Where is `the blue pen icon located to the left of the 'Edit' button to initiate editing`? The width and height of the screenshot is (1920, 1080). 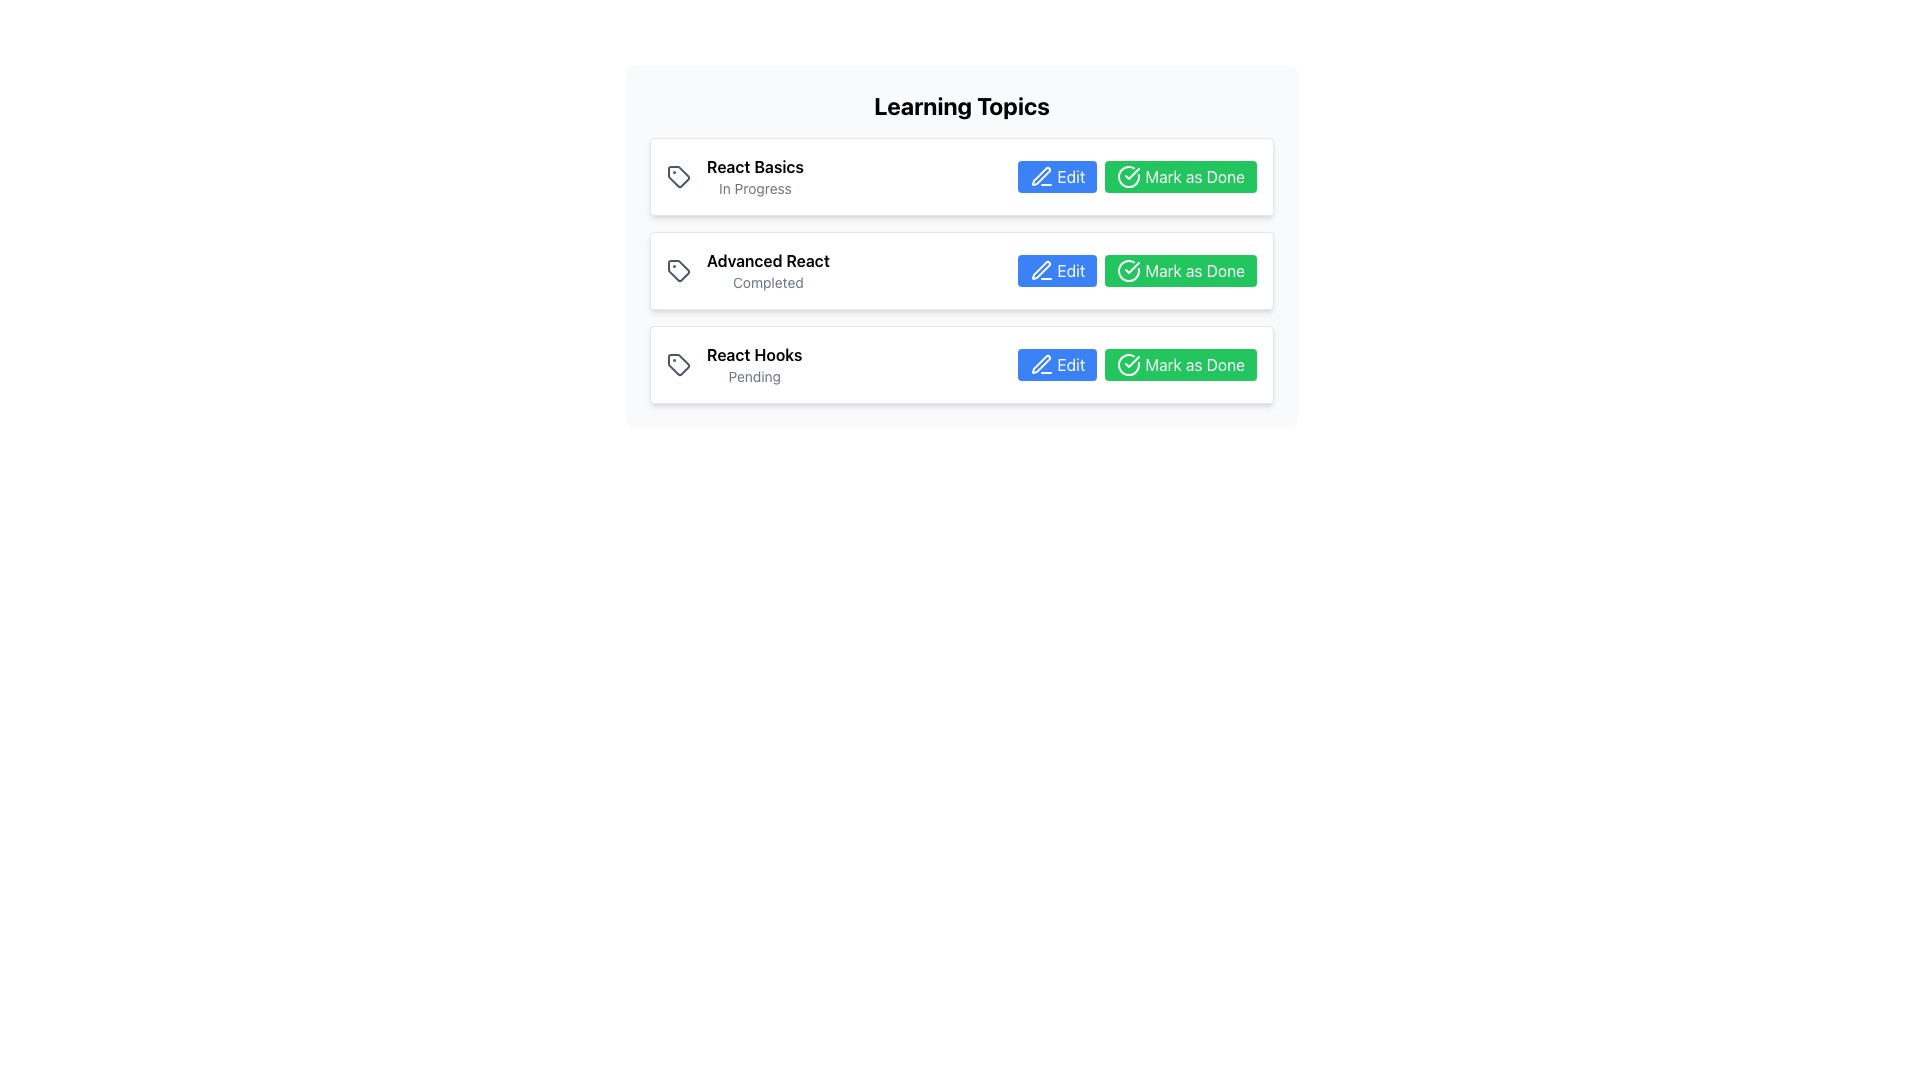 the blue pen icon located to the left of the 'Edit' button to initiate editing is located at coordinates (1040, 176).